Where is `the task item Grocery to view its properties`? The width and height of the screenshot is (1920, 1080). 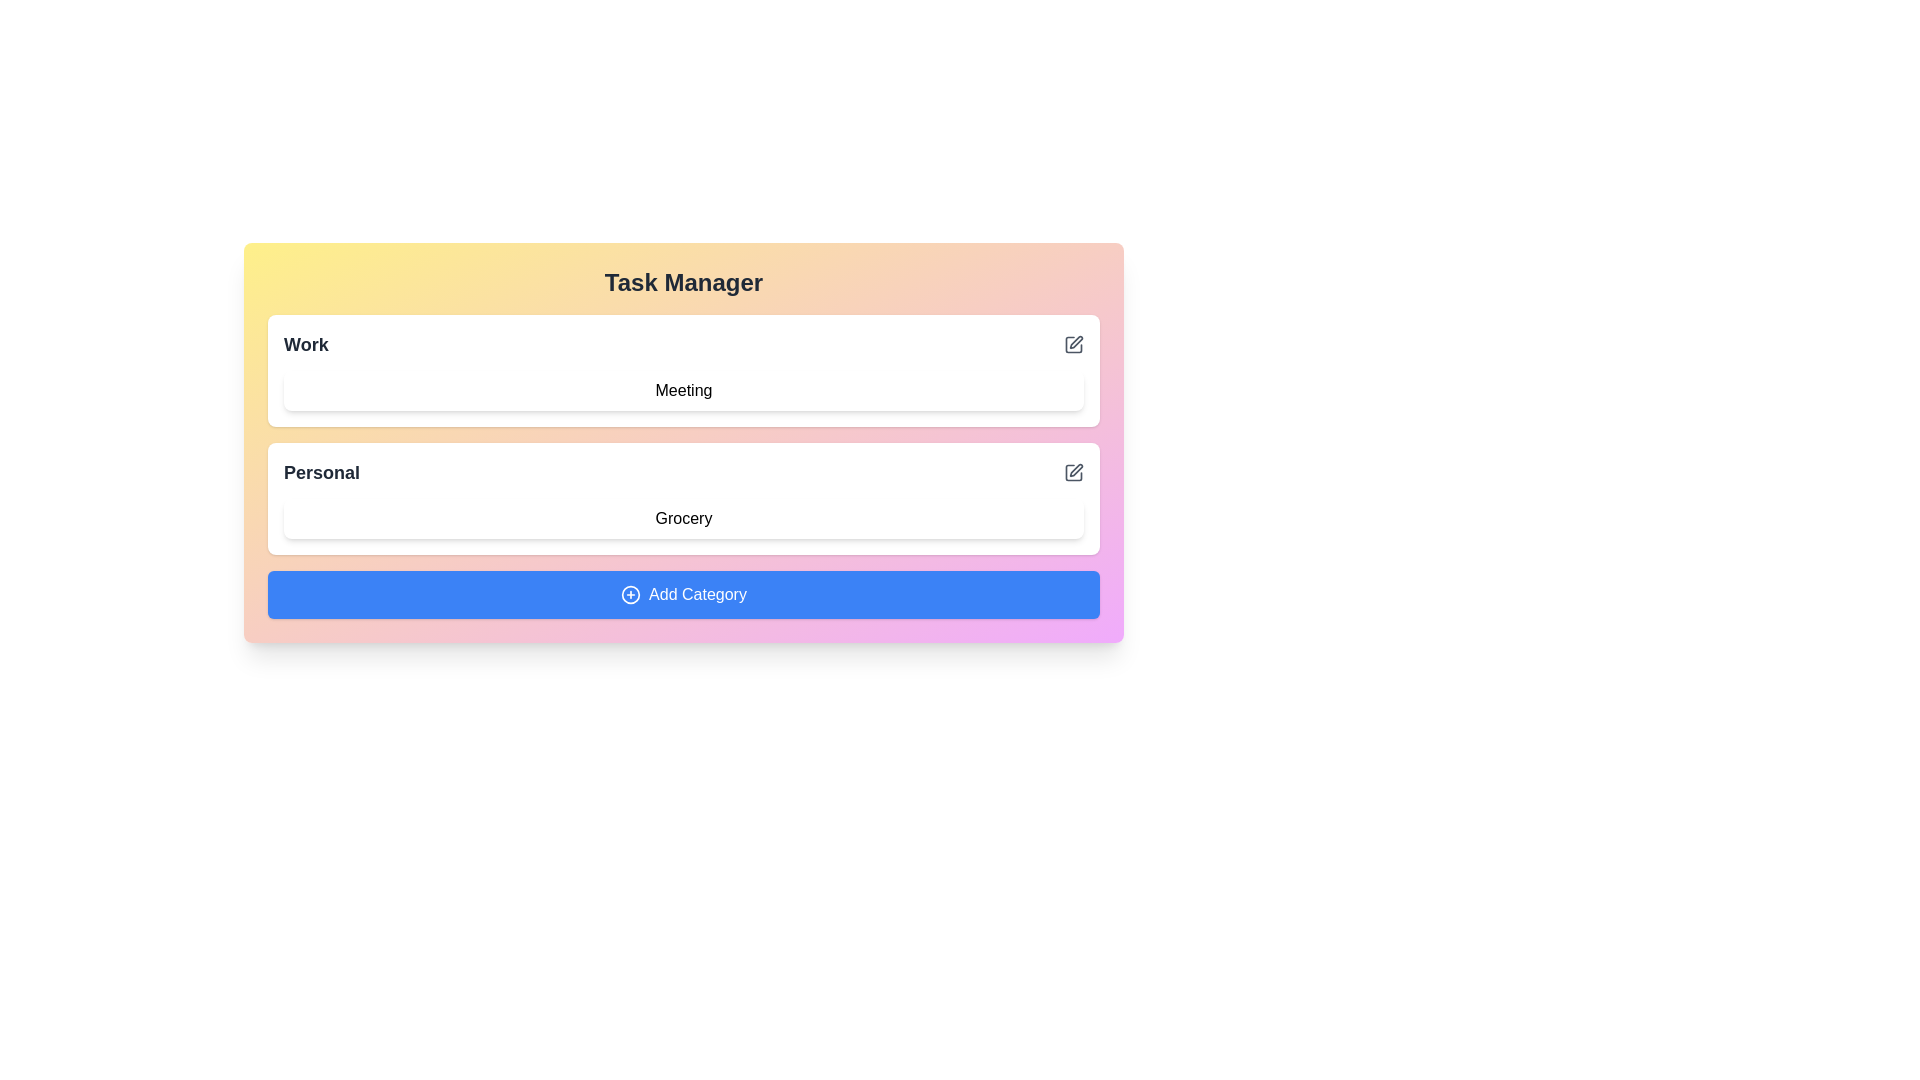 the task item Grocery to view its properties is located at coordinates (684, 518).